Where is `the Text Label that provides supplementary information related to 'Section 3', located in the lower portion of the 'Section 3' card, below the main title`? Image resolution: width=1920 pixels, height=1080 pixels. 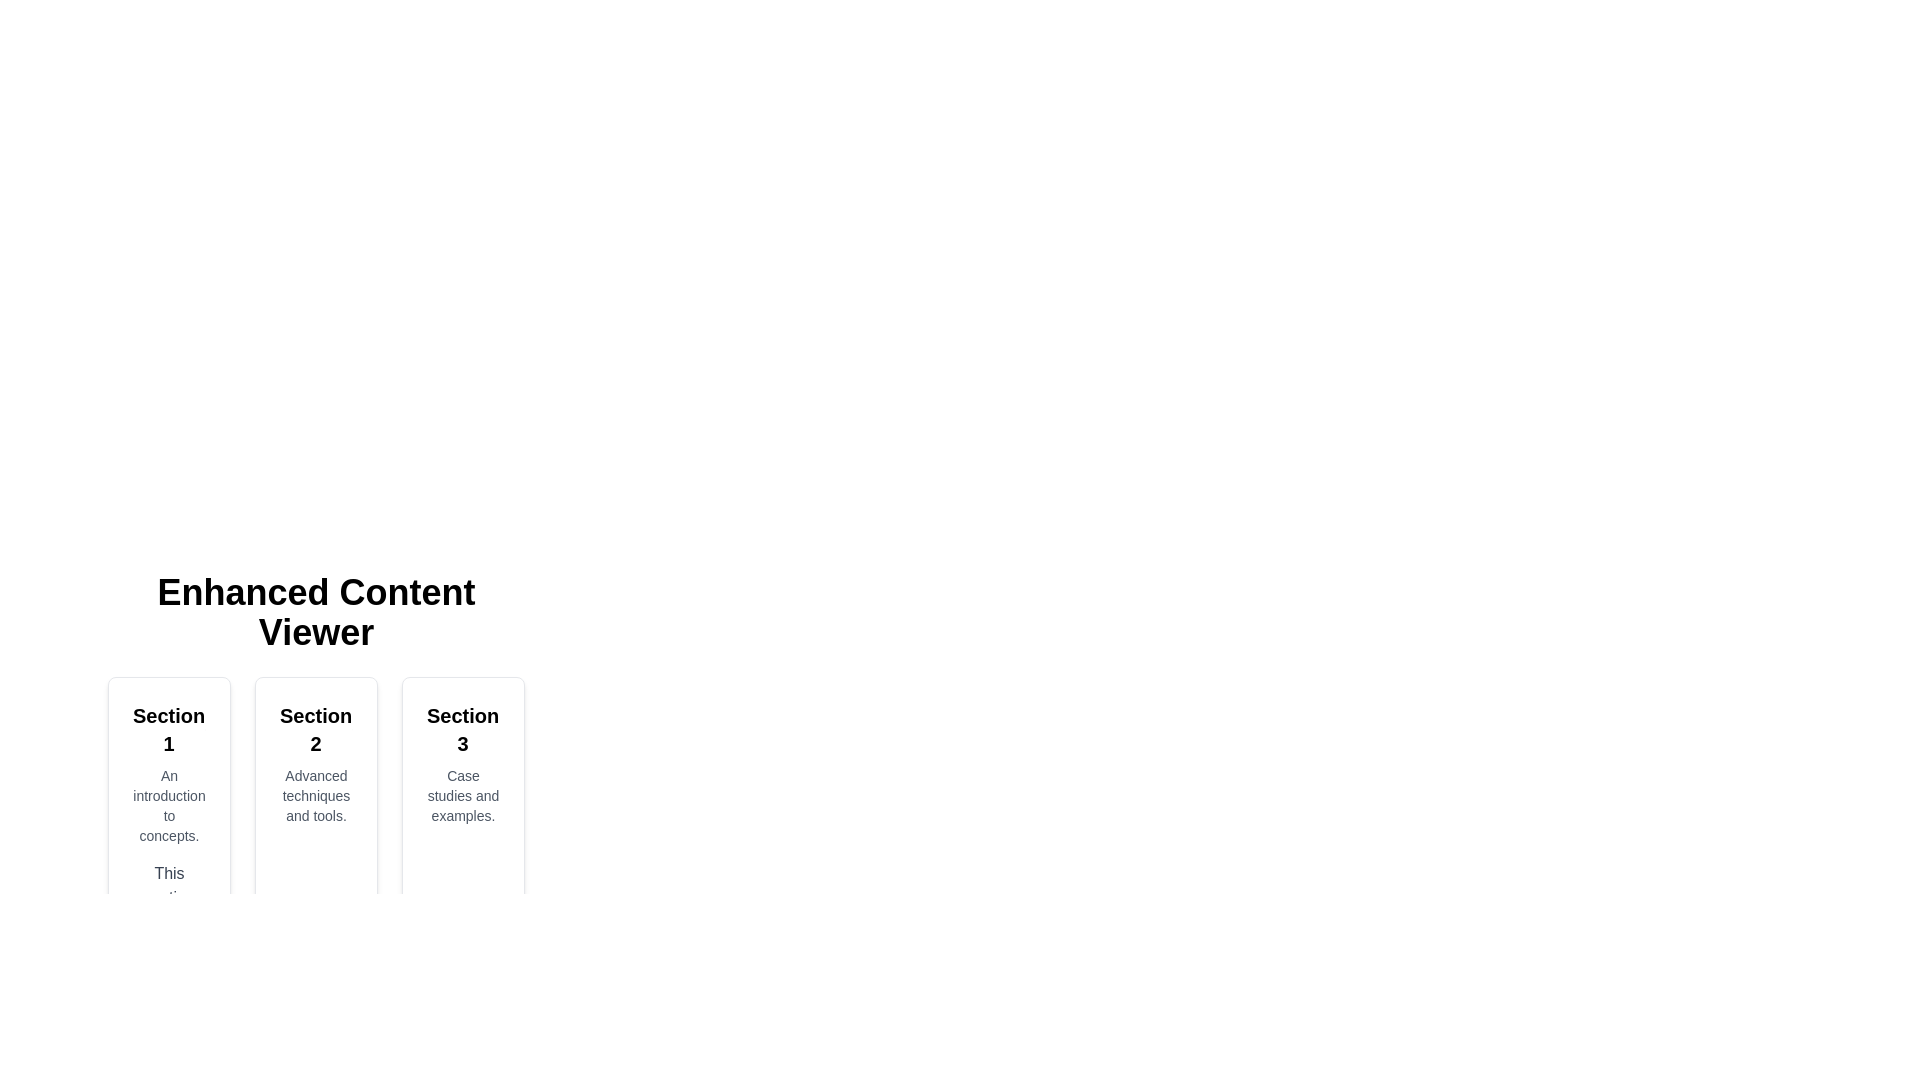
the Text Label that provides supplementary information related to 'Section 3', located in the lower portion of the 'Section 3' card, below the main title is located at coordinates (462, 794).